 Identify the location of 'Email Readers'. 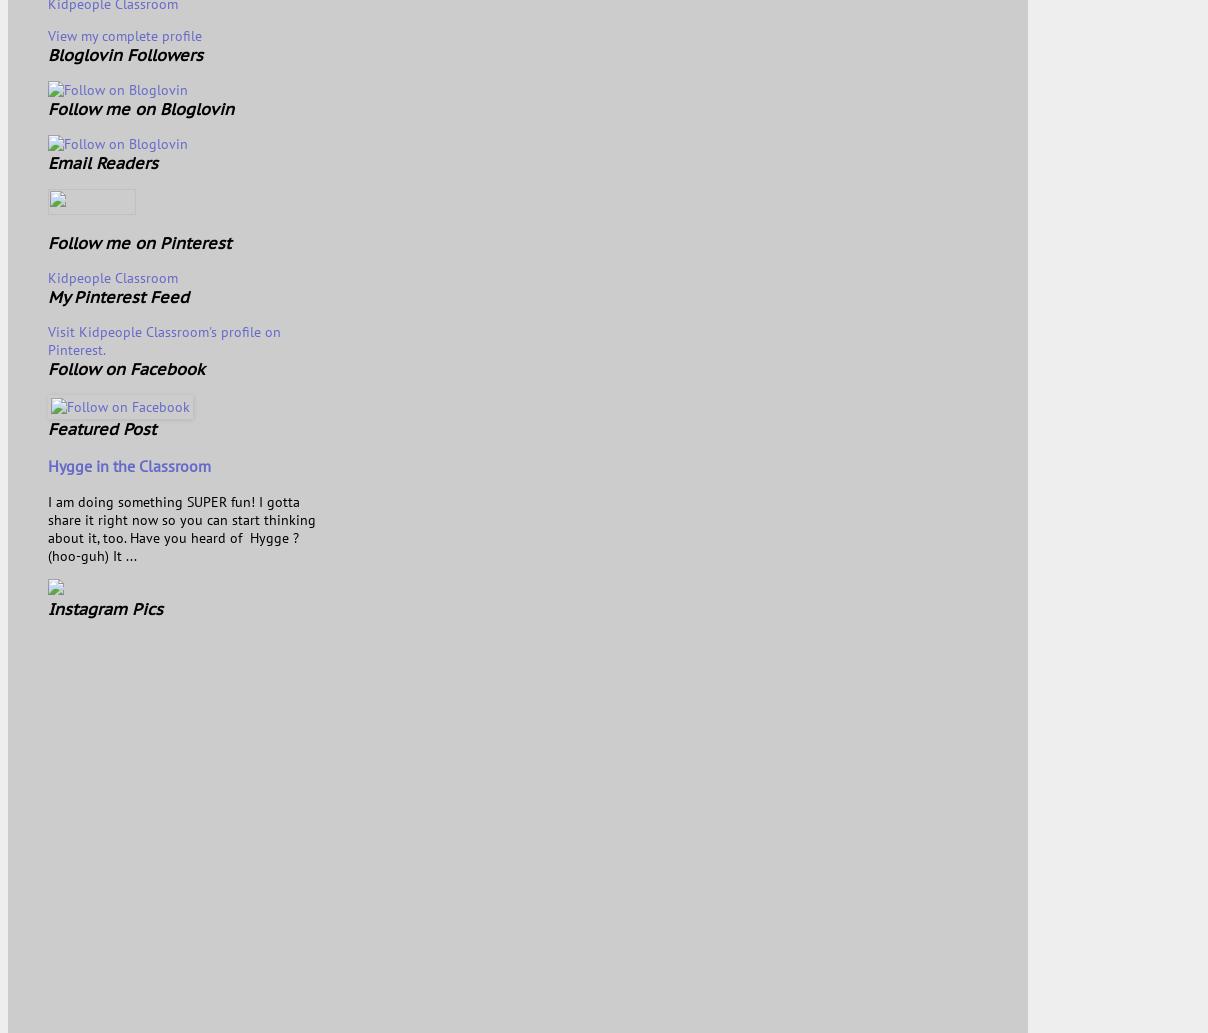
(102, 161).